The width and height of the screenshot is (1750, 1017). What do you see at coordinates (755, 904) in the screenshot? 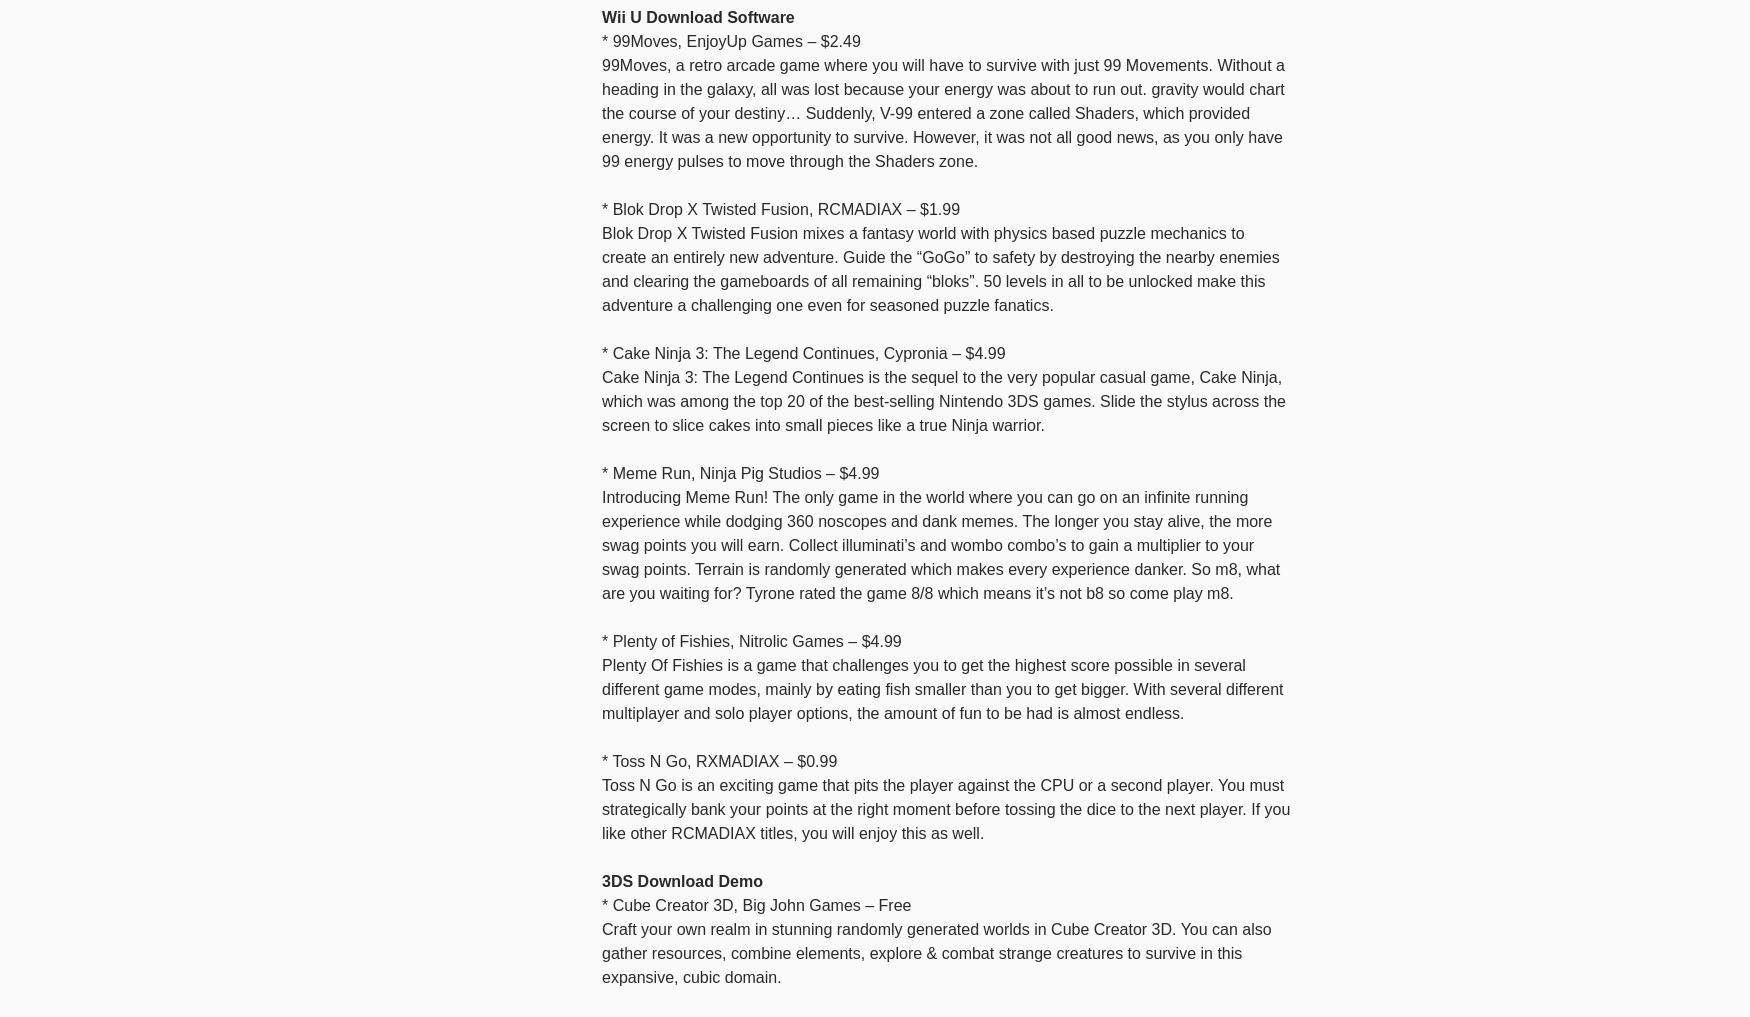
I see `'* Cube Creator 3D, Big John Games – Free'` at bounding box center [755, 904].